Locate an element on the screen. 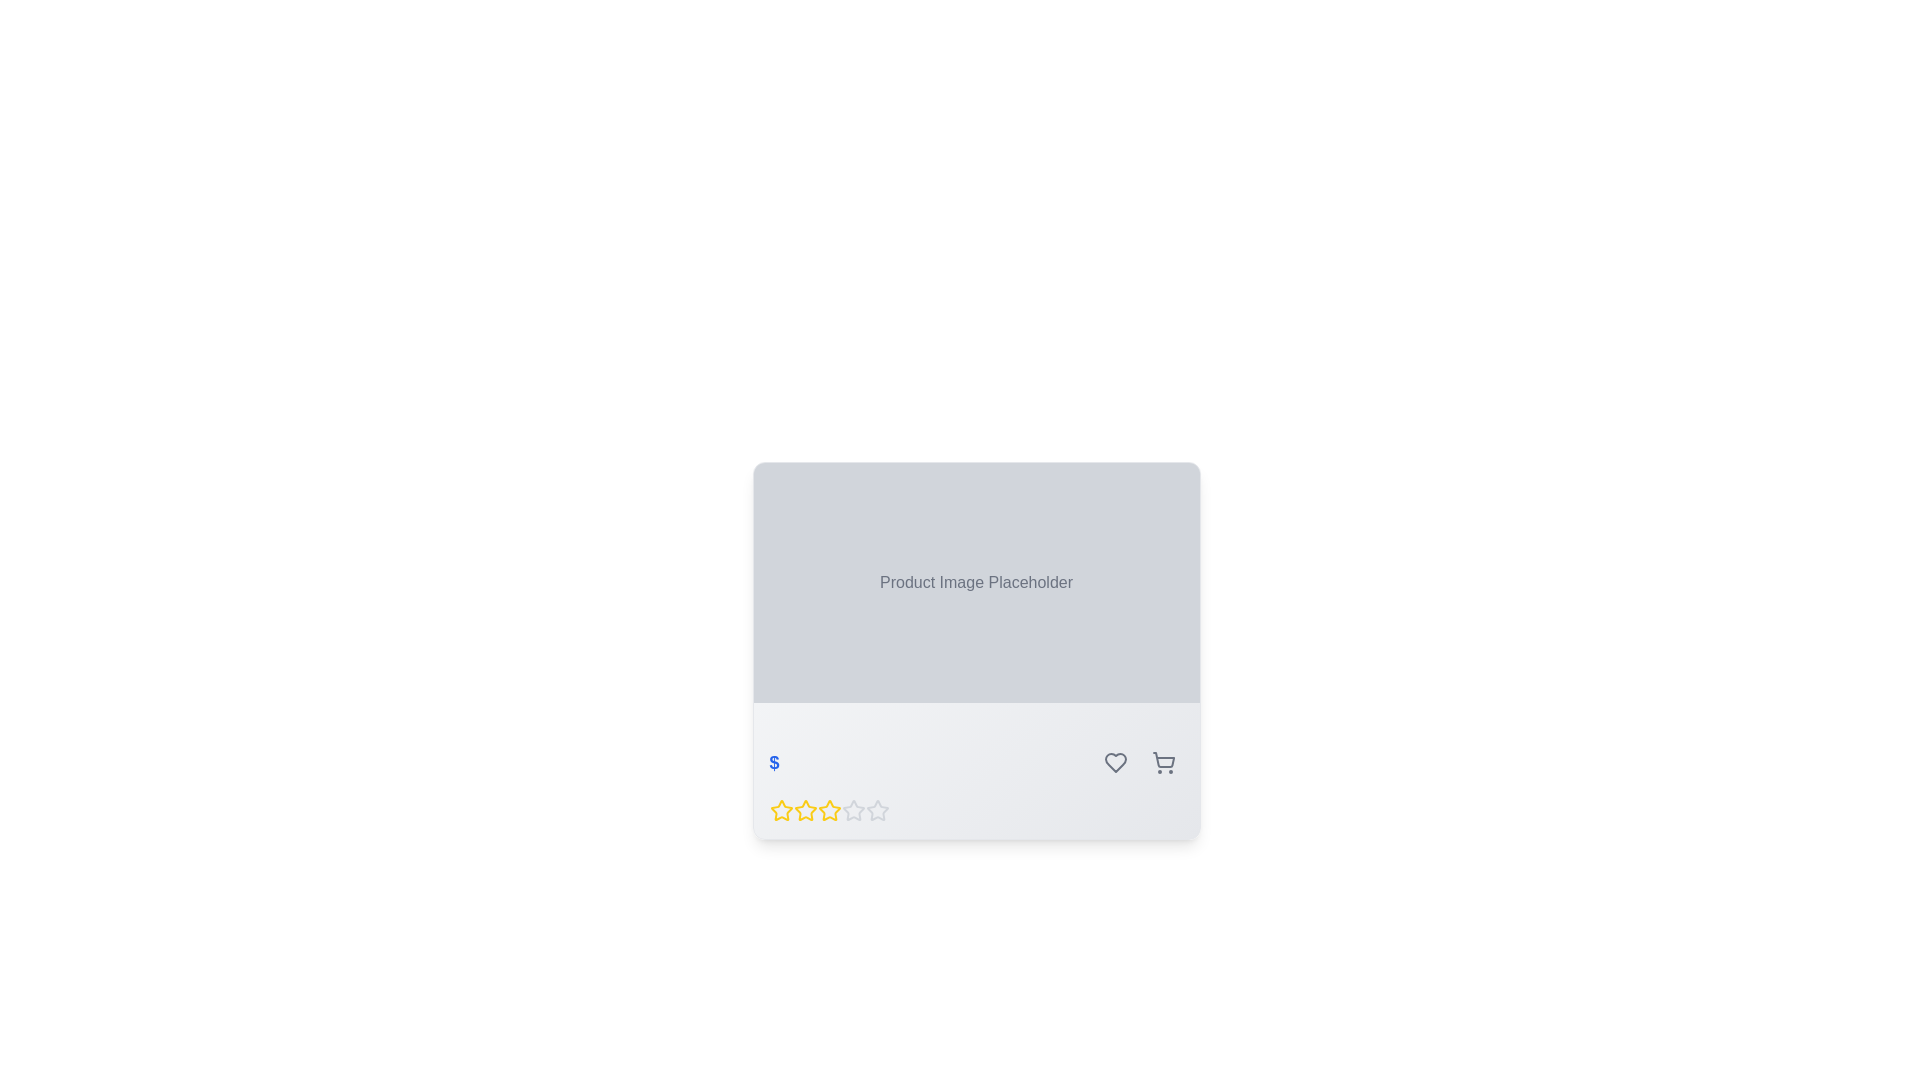 Image resolution: width=1920 pixels, height=1080 pixels. the heart icon button, which indicates a 'favorite' or 'like' functionality is located at coordinates (1114, 763).